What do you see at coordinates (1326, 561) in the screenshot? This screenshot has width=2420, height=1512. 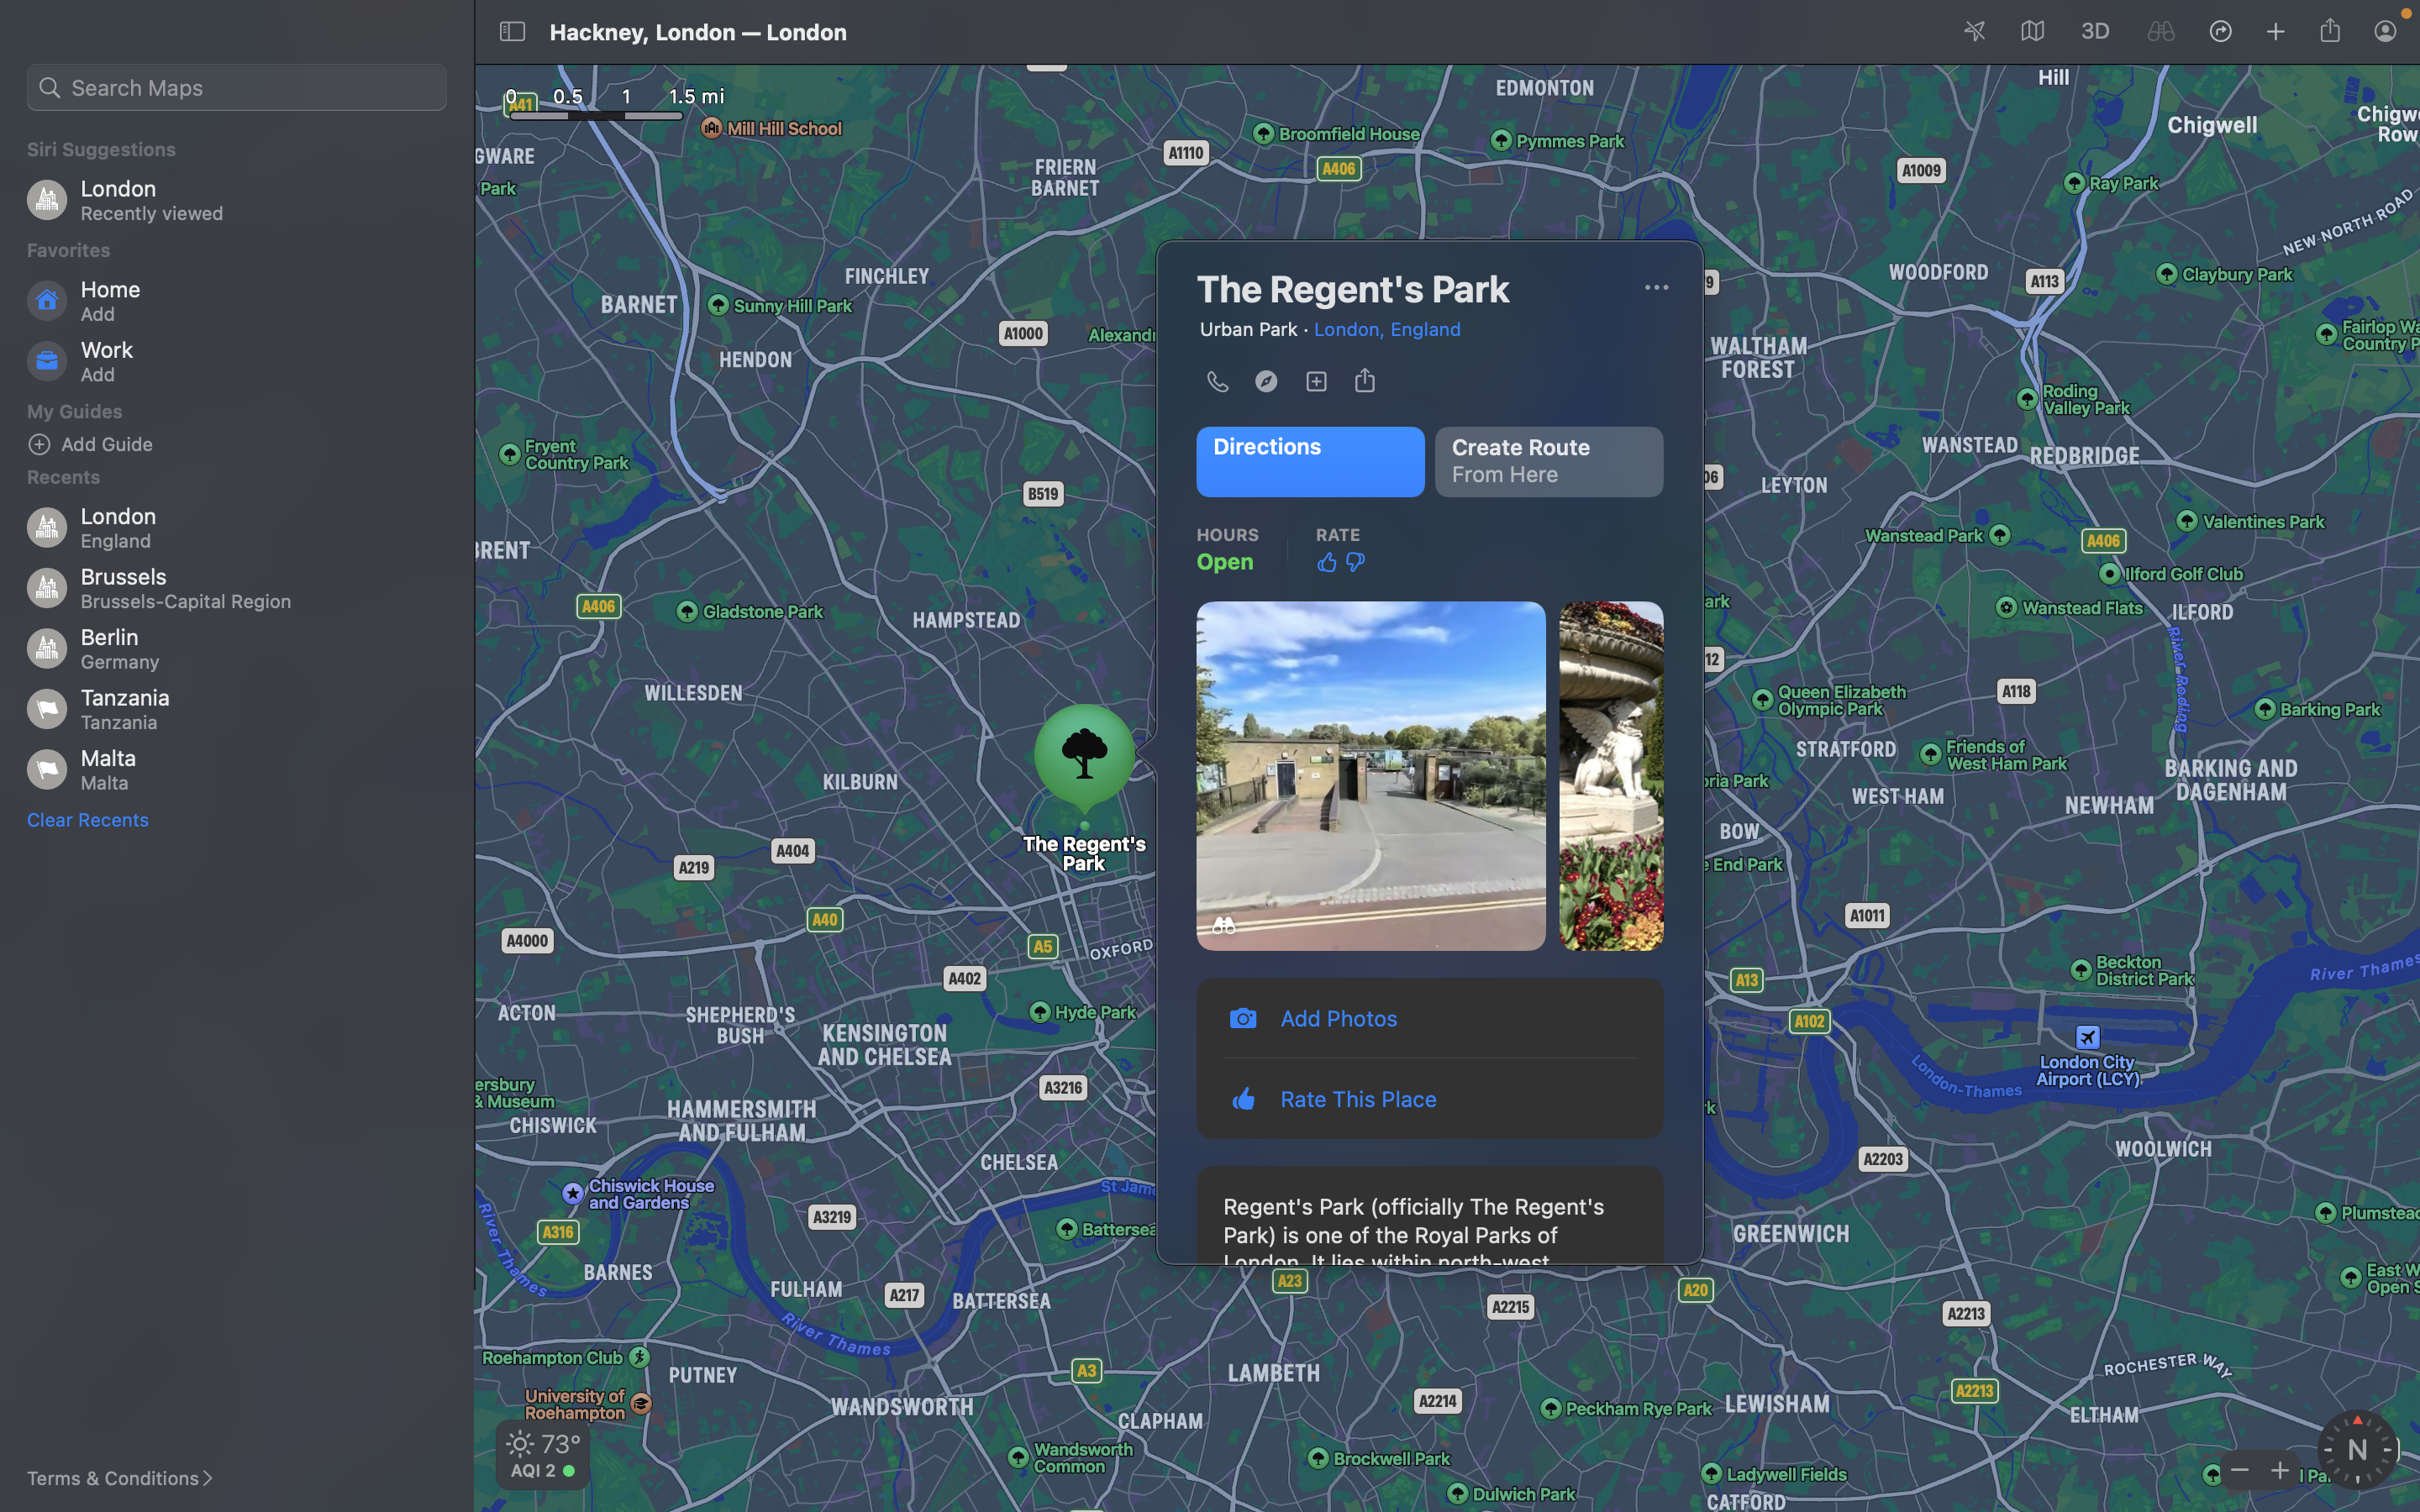 I see `Give a positive rating to the location` at bounding box center [1326, 561].